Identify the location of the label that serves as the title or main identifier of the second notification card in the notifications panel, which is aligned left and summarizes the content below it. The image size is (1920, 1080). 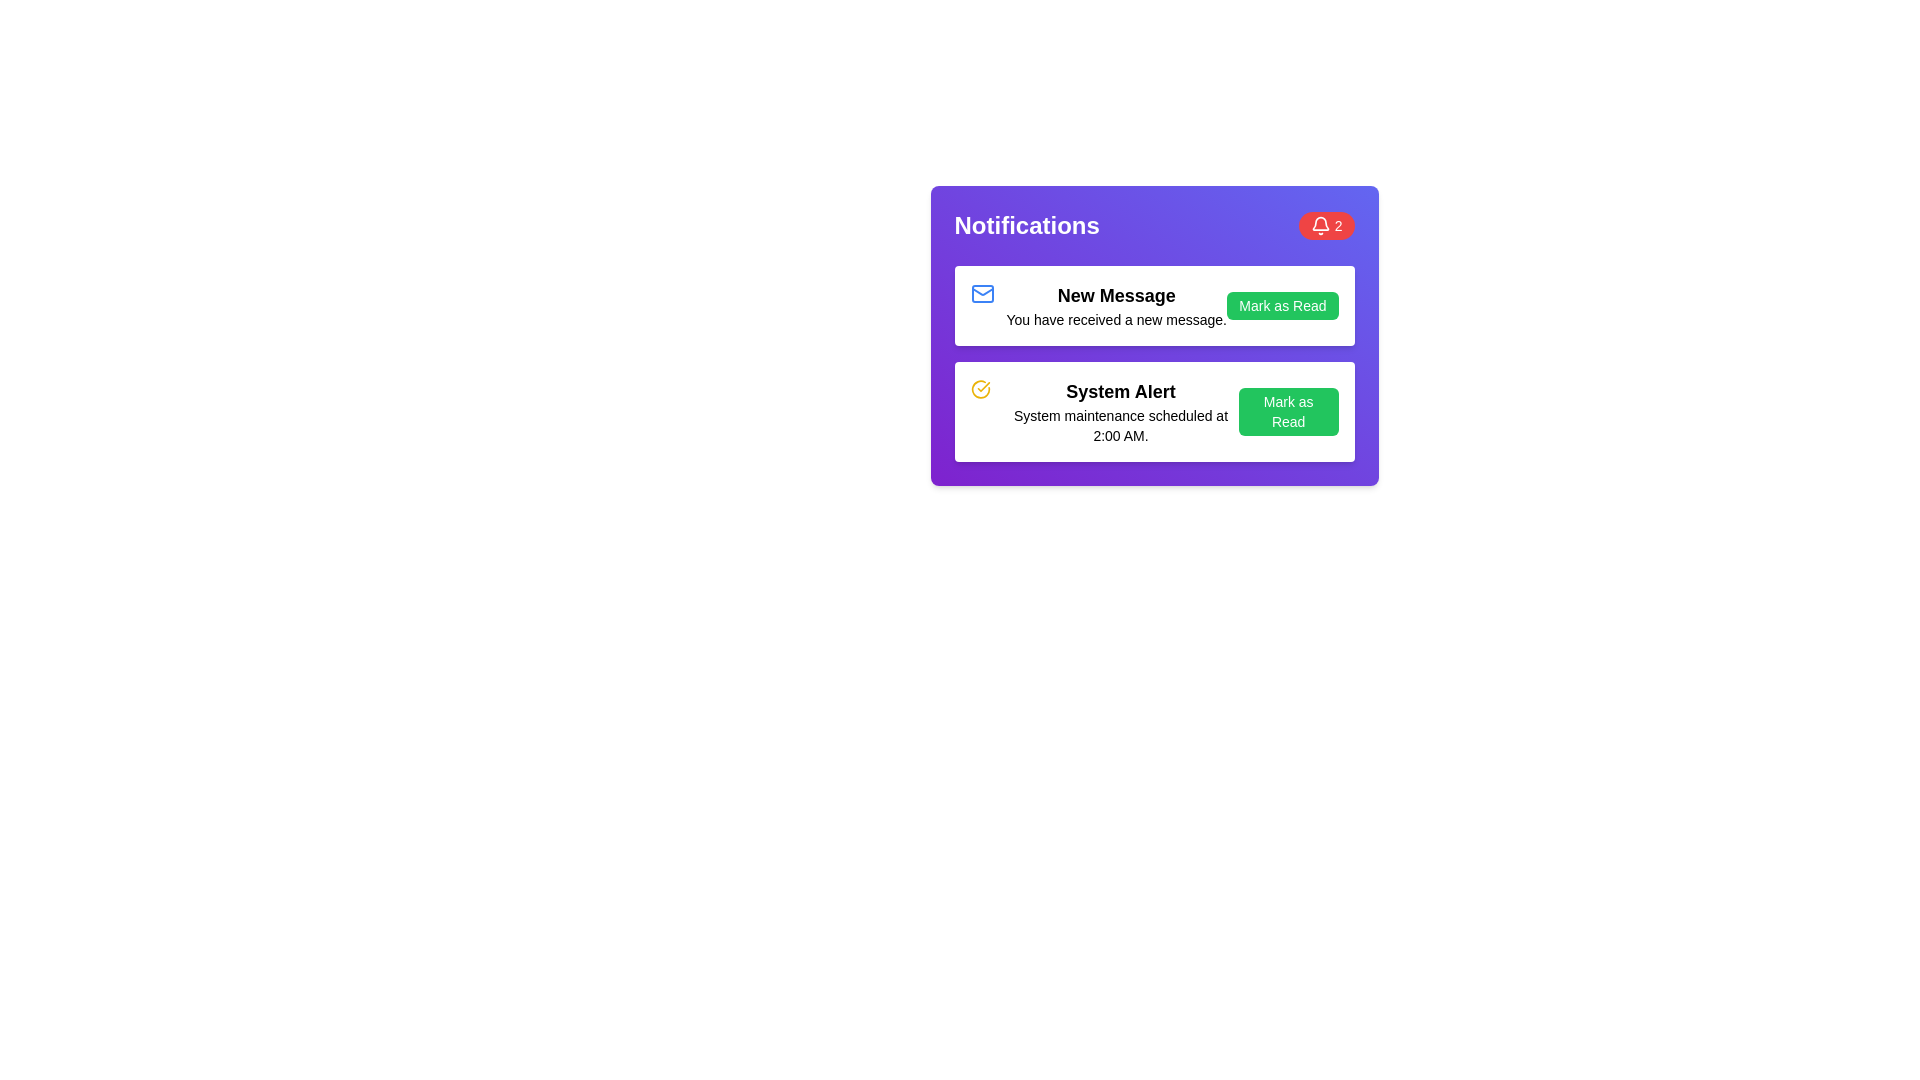
(1121, 392).